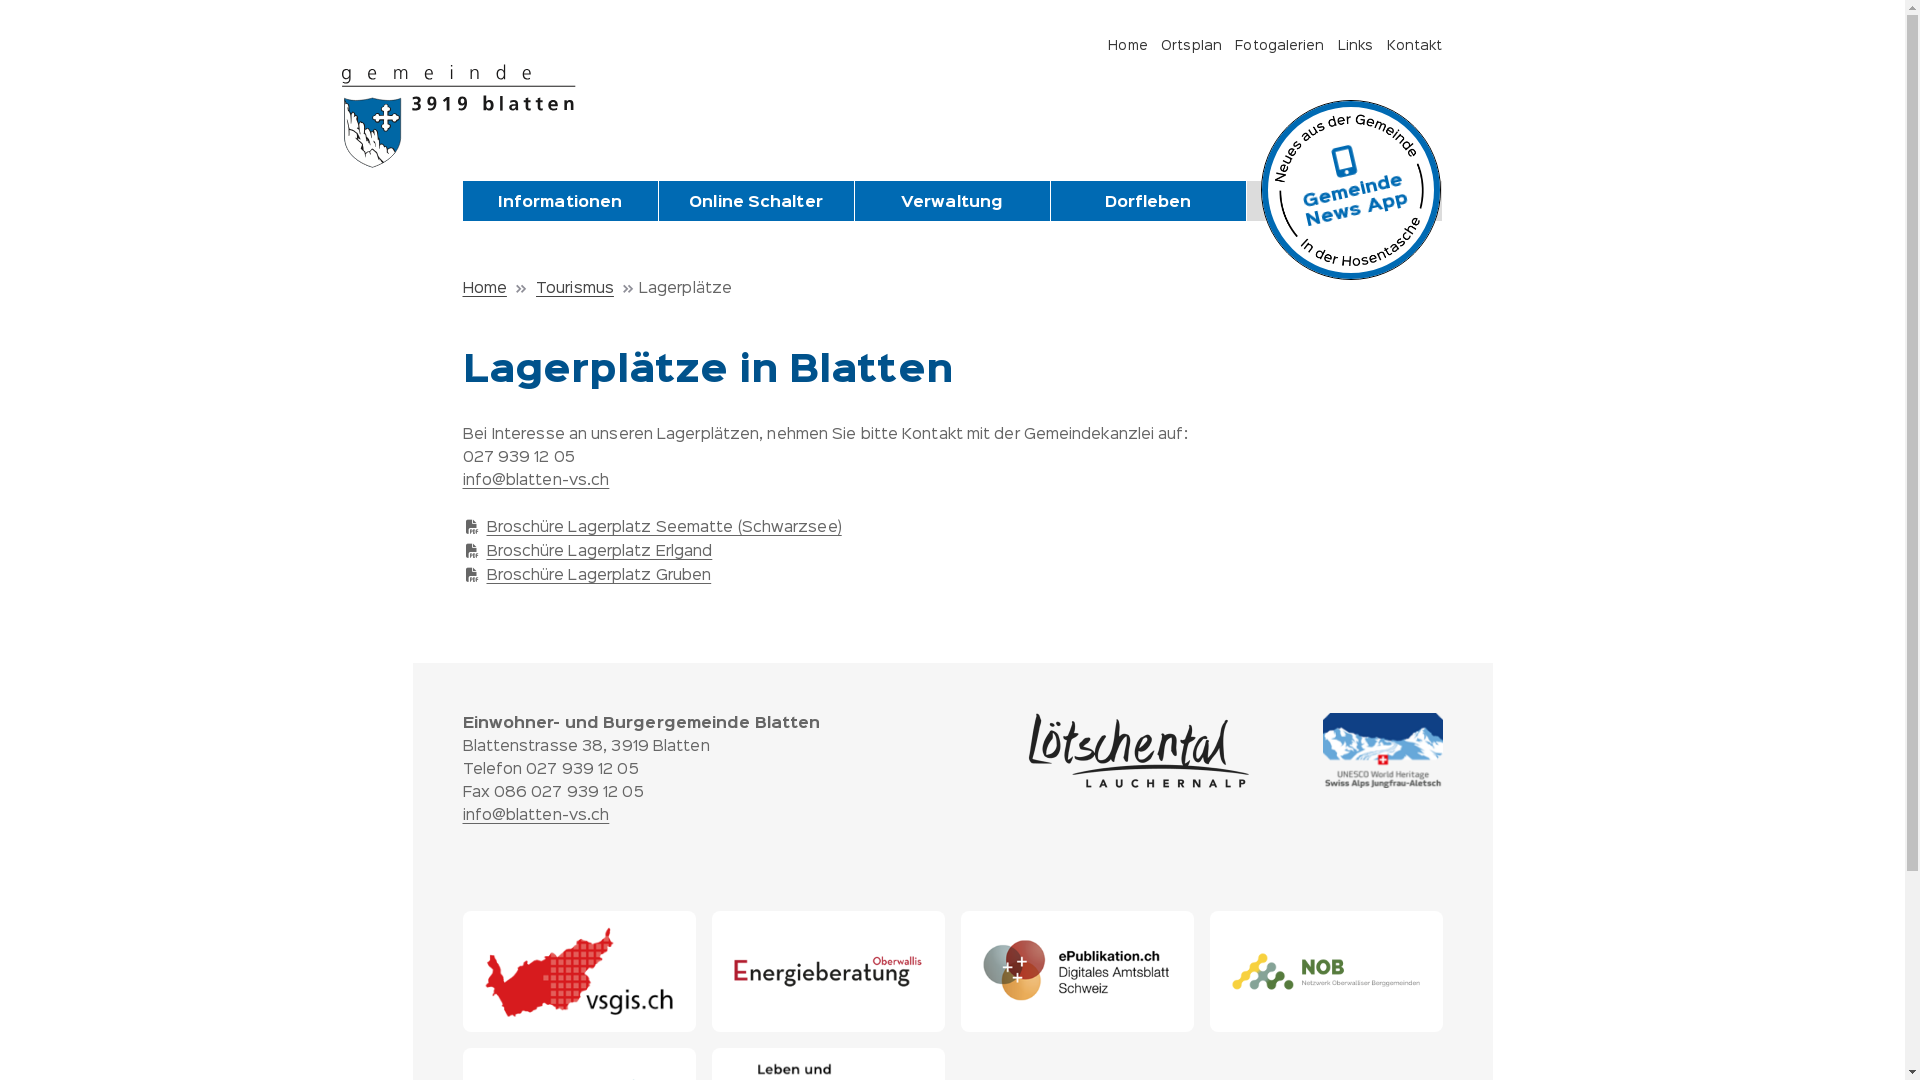 This screenshot has width=1920, height=1080. What do you see at coordinates (754, 203) in the screenshot?
I see `'Online Schalter'` at bounding box center [754, 203].